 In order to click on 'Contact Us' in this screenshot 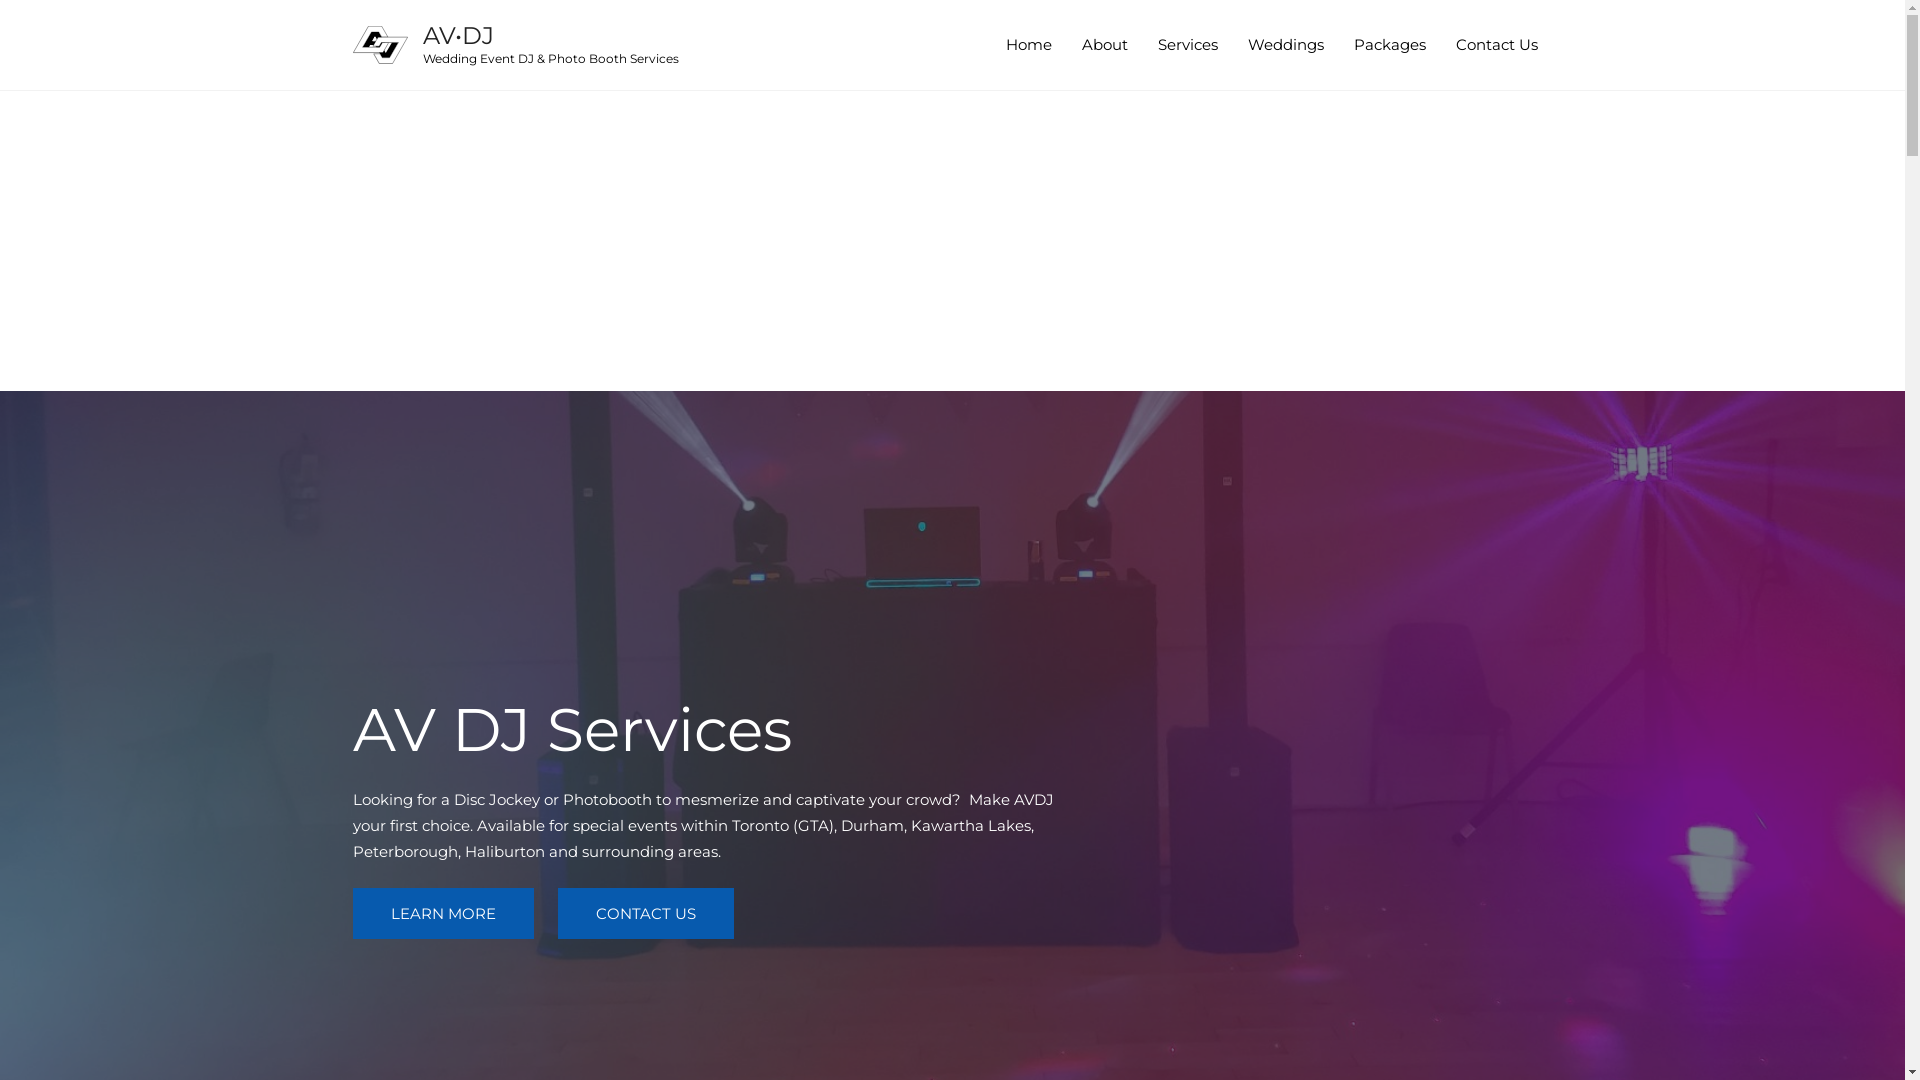, I will do `click(1496, 45)`.